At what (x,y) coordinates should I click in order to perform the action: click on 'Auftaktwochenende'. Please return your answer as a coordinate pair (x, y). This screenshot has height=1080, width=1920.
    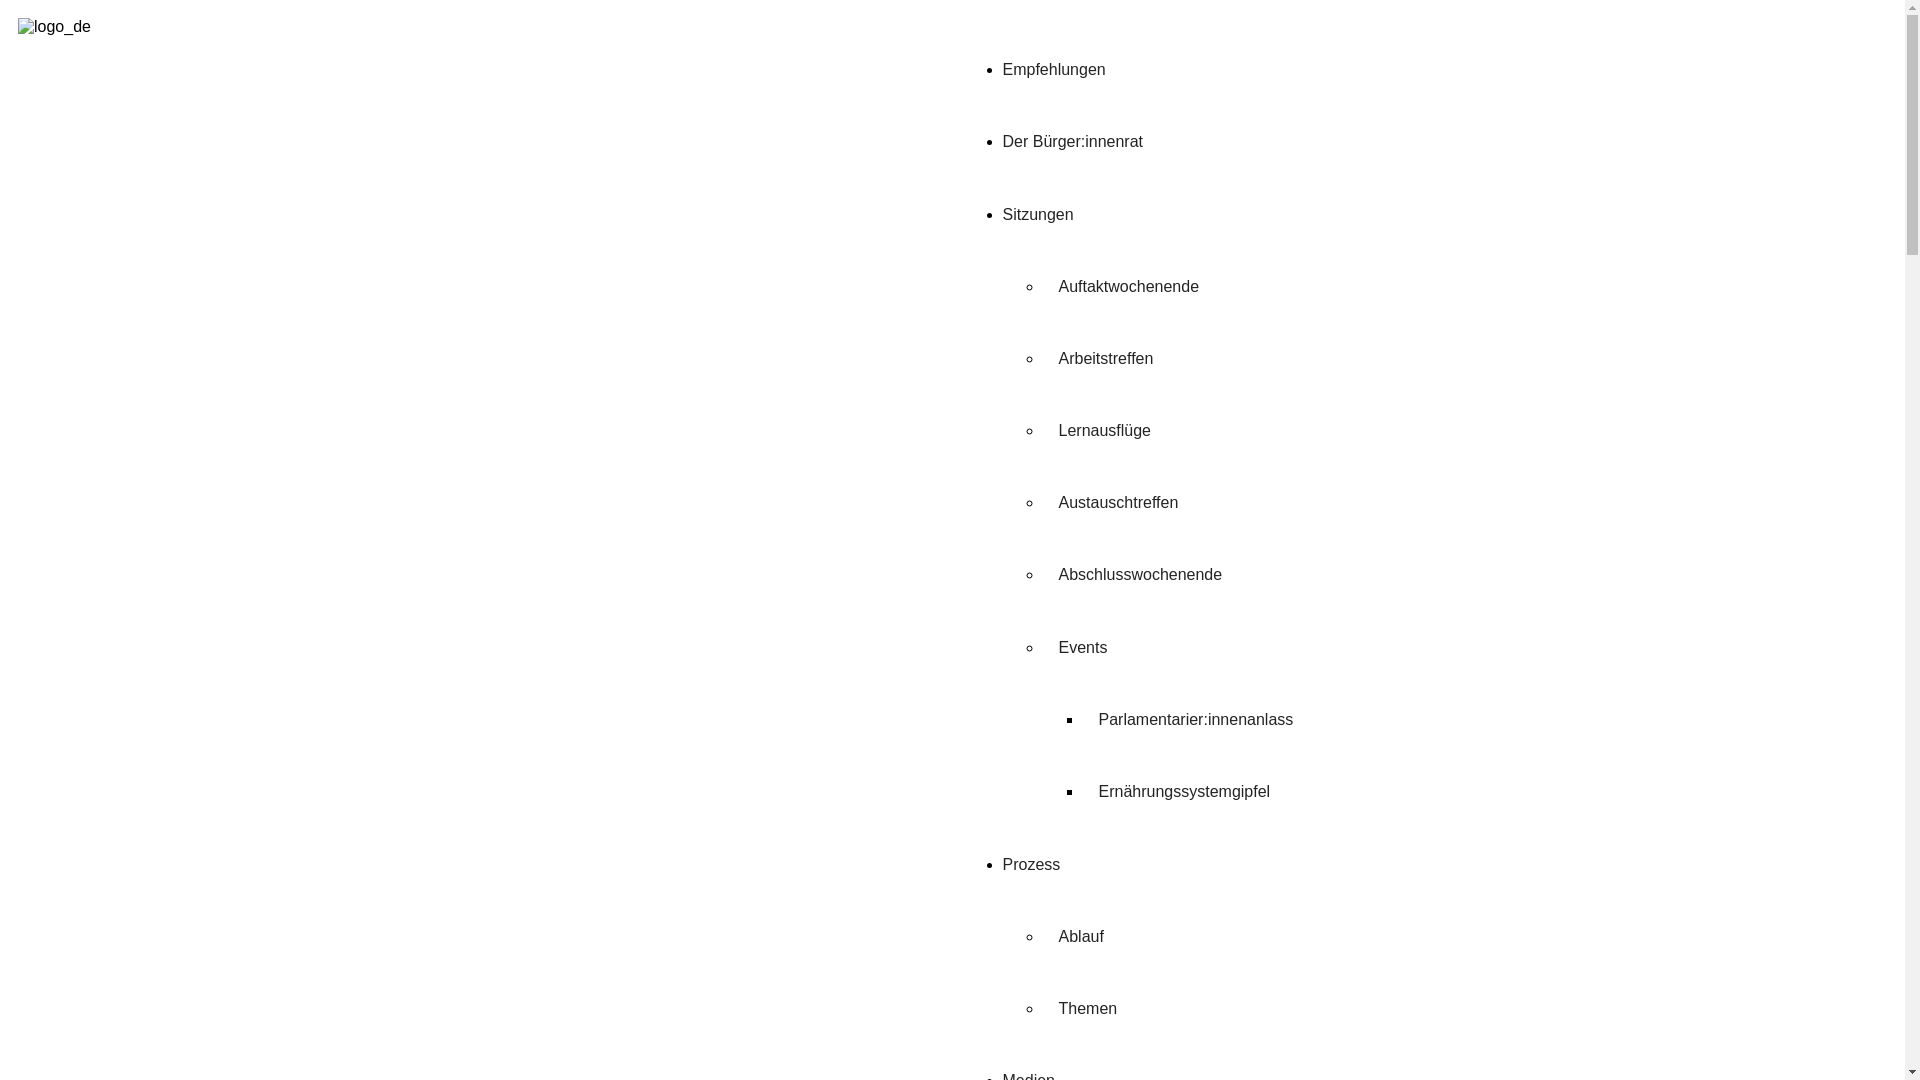
    Looking at the image, I should click on (1040, 286).